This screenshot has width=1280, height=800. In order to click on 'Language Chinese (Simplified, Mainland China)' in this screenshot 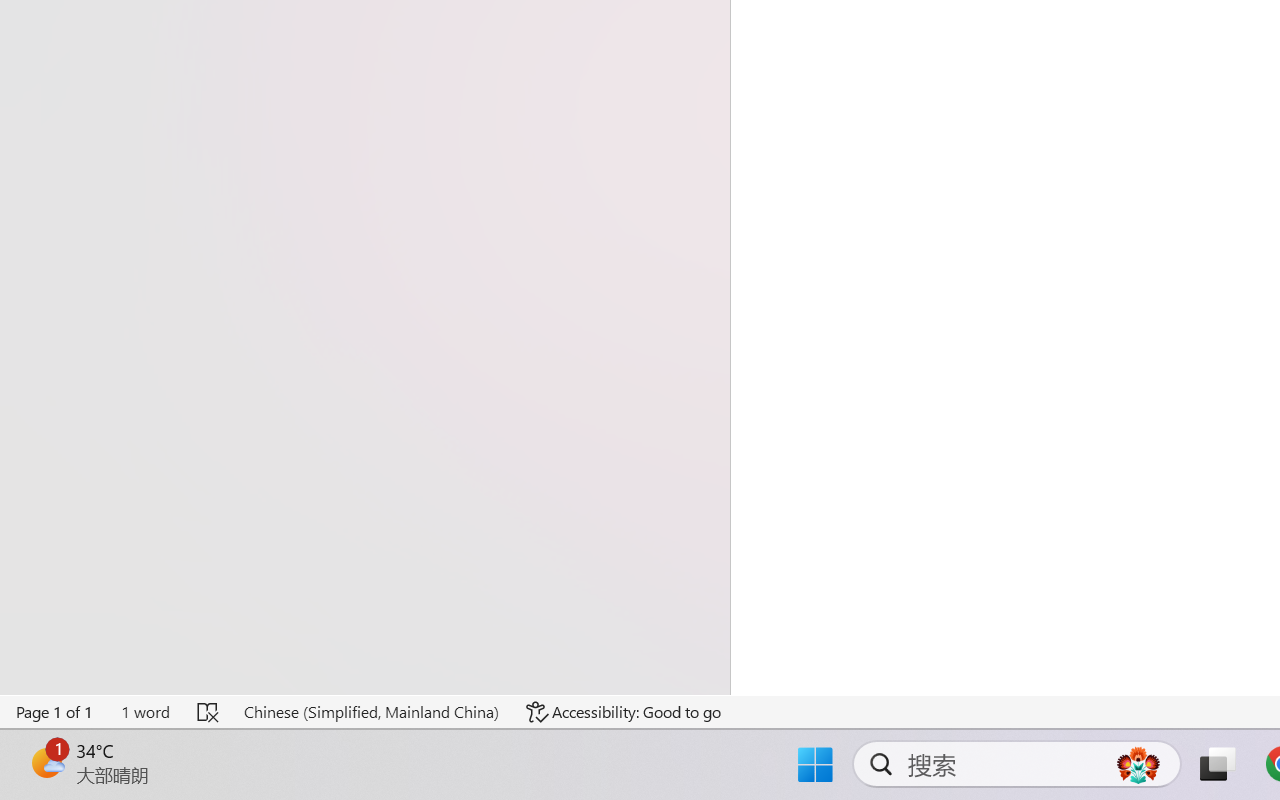, I will do `click(371, 711)`.